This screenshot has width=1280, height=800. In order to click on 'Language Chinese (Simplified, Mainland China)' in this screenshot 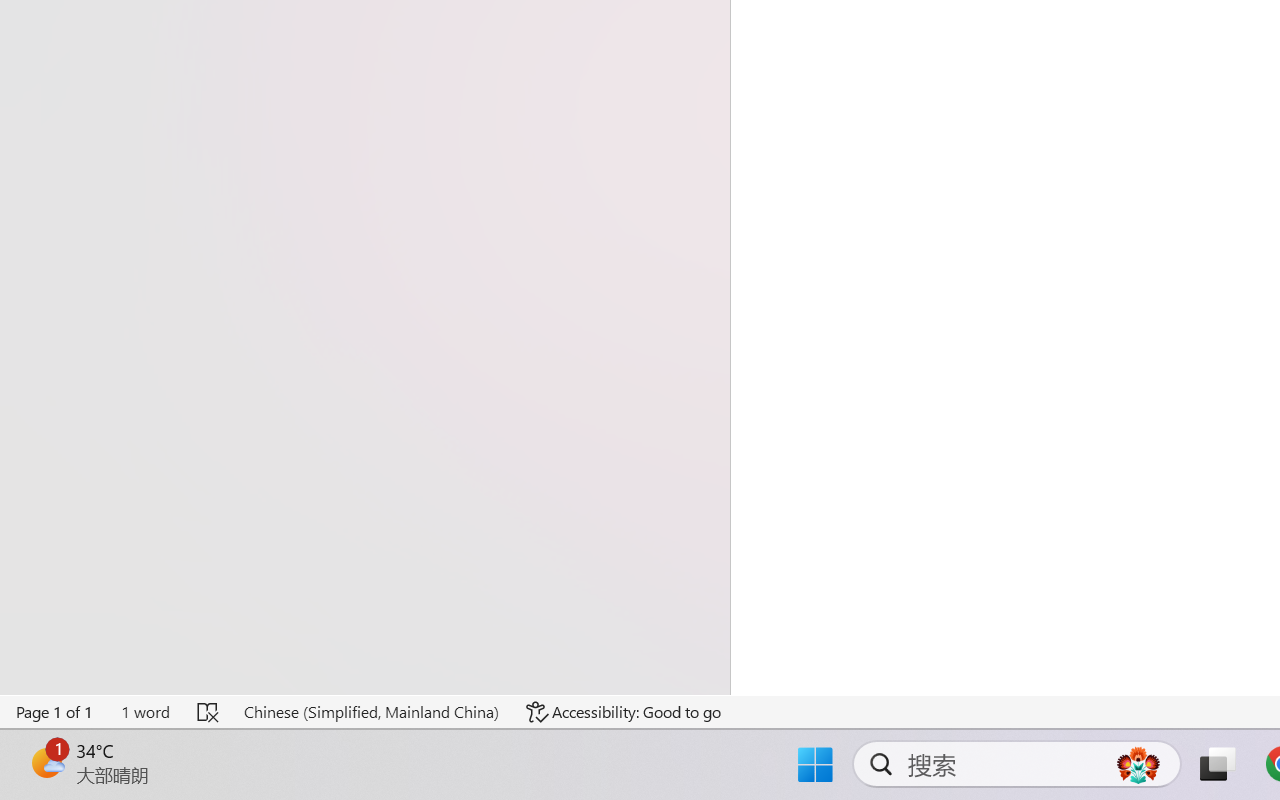, I will do `click(371, 711)`.